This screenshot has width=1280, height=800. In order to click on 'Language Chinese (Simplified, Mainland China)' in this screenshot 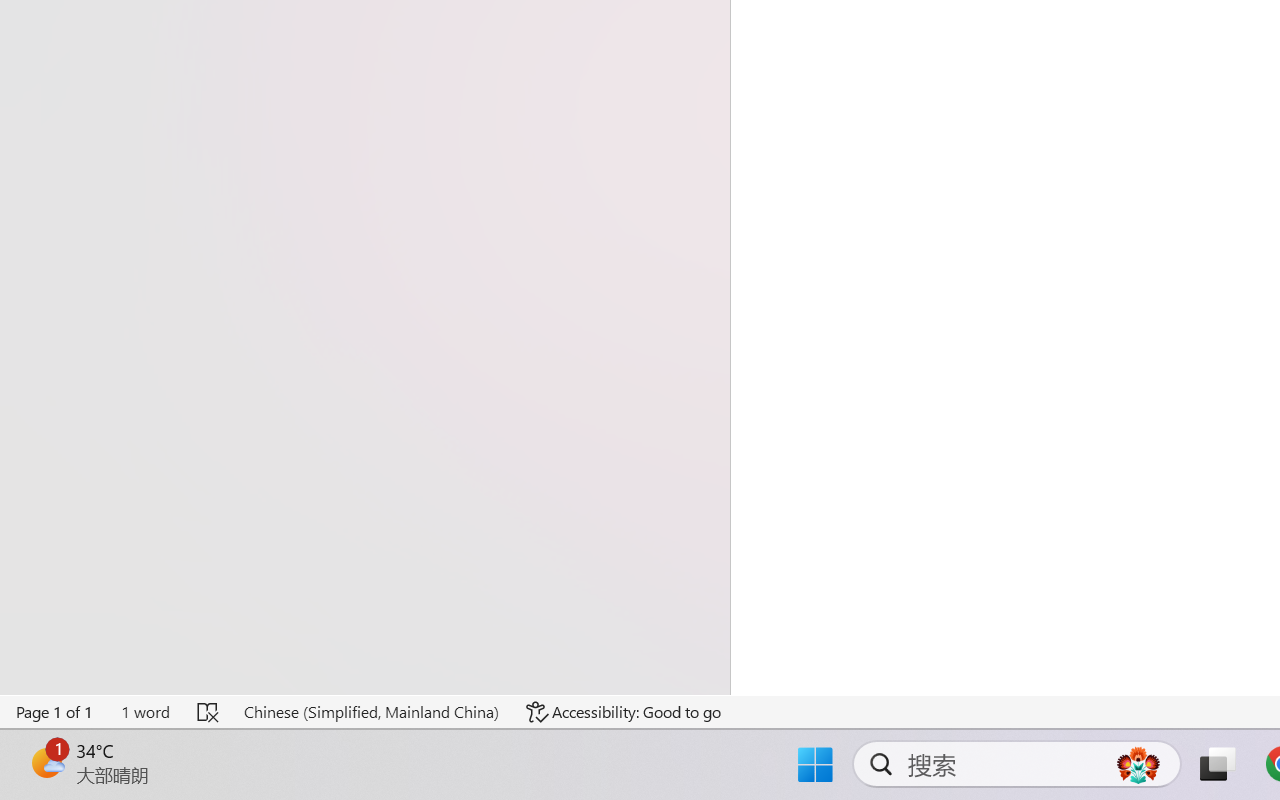, I will do `click(371, 711)`.